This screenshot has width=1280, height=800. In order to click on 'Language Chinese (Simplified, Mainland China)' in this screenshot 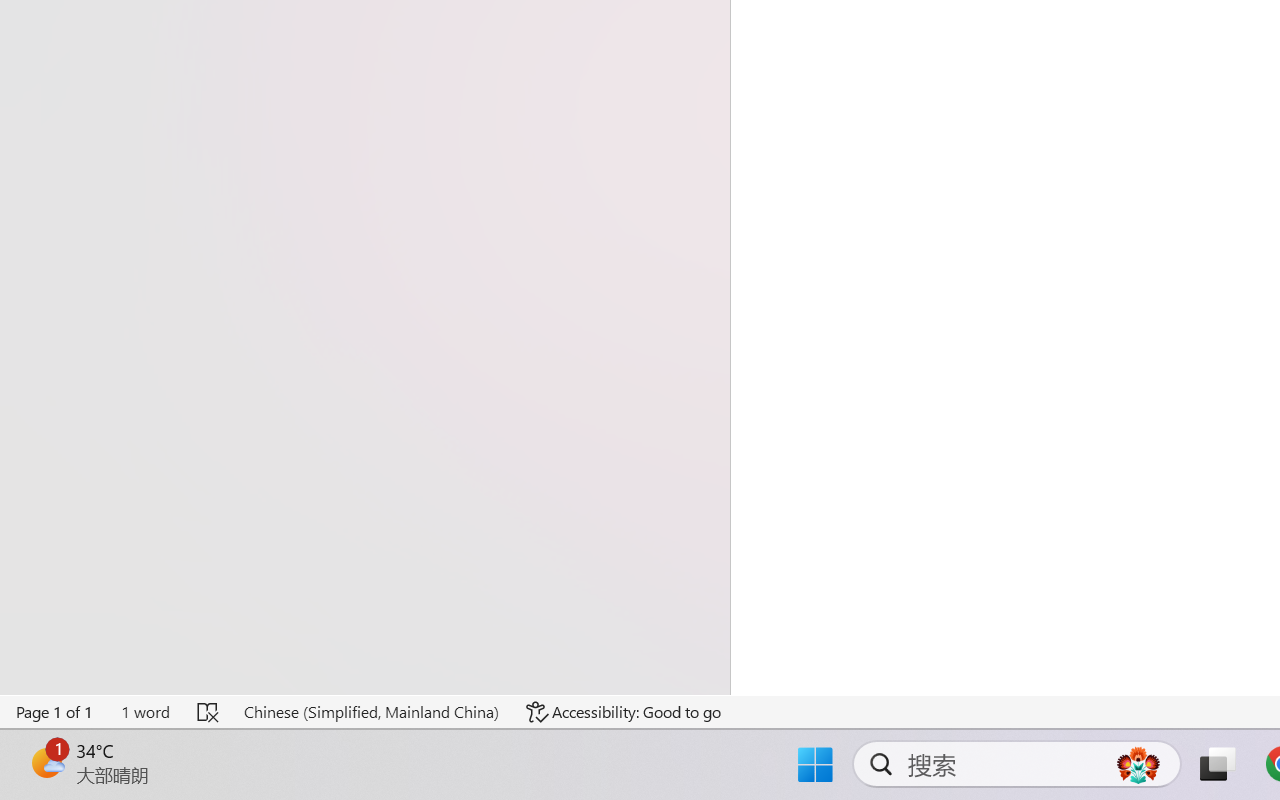, I will do `click(371, 711)`.